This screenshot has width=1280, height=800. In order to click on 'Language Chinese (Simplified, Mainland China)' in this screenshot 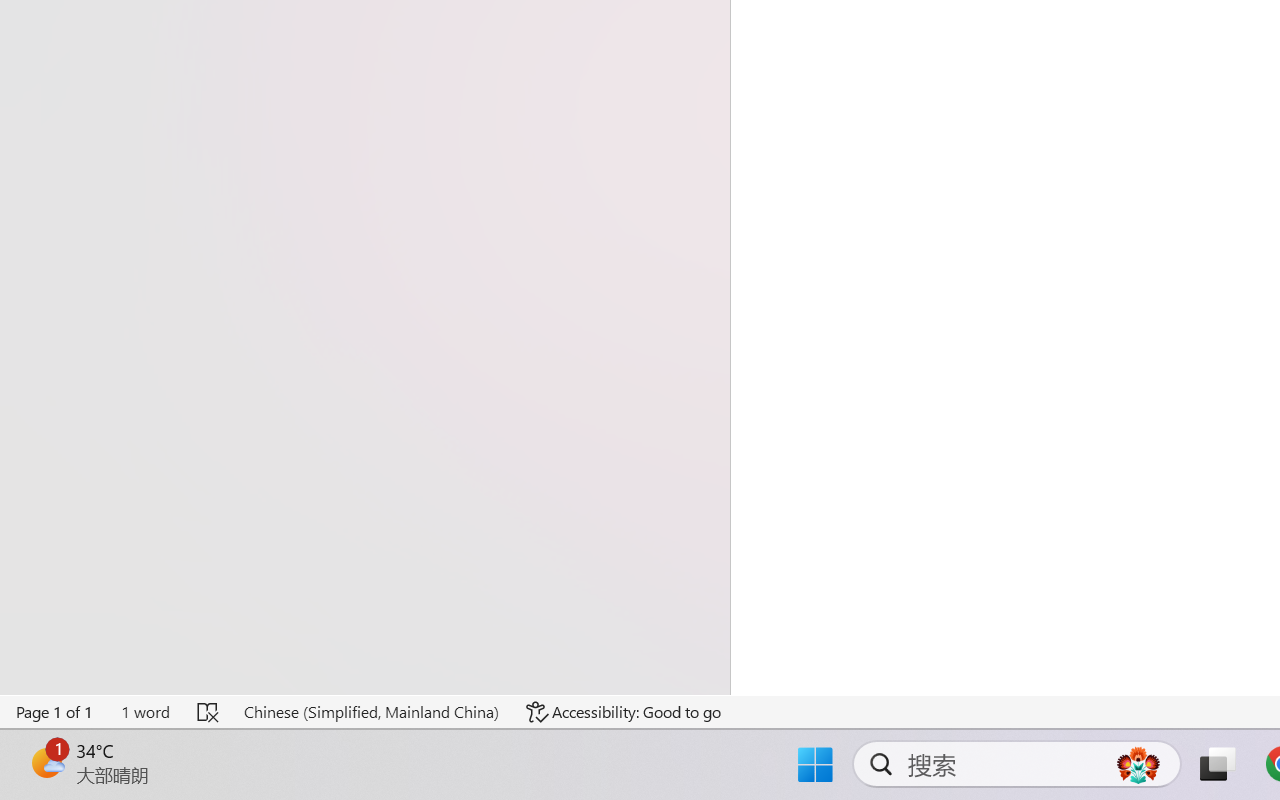, I will do `click(371, 711)`.